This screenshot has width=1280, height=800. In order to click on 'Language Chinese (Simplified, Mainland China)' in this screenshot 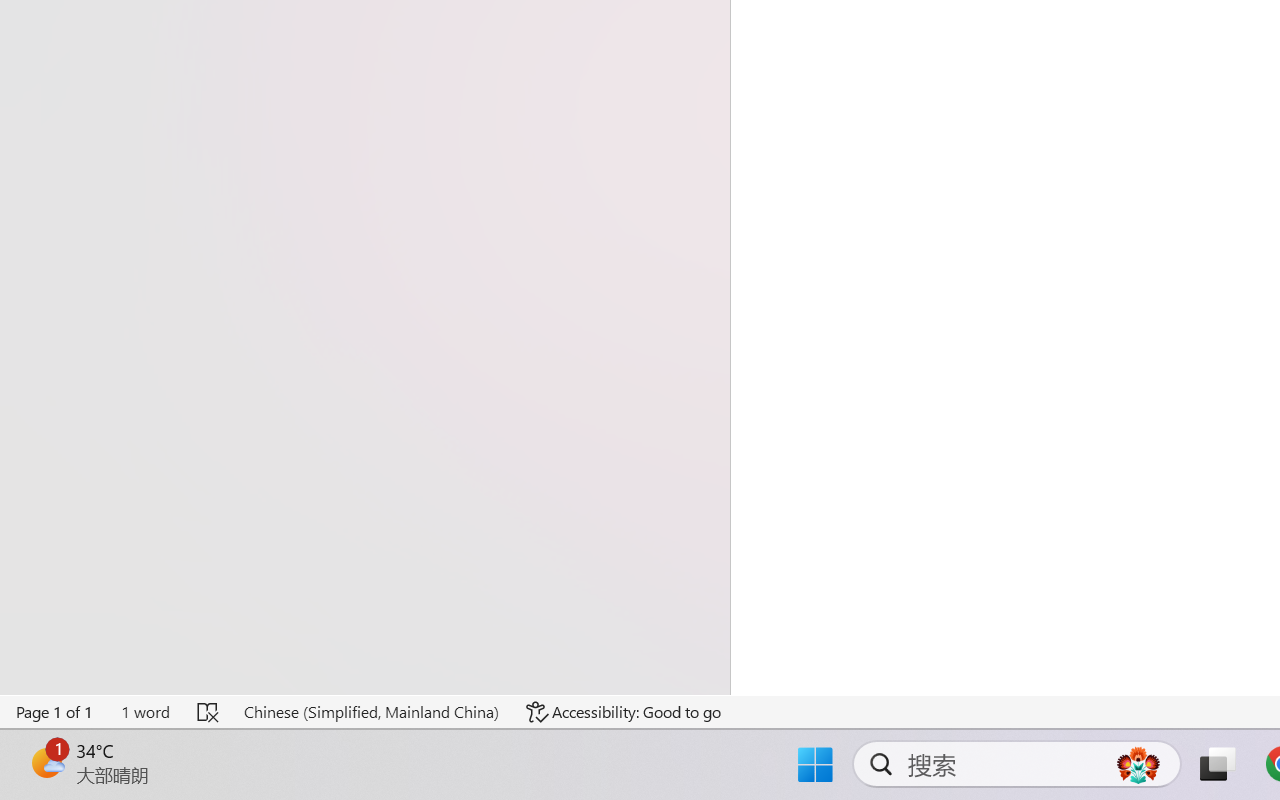, I will do `click(371, 711)`.